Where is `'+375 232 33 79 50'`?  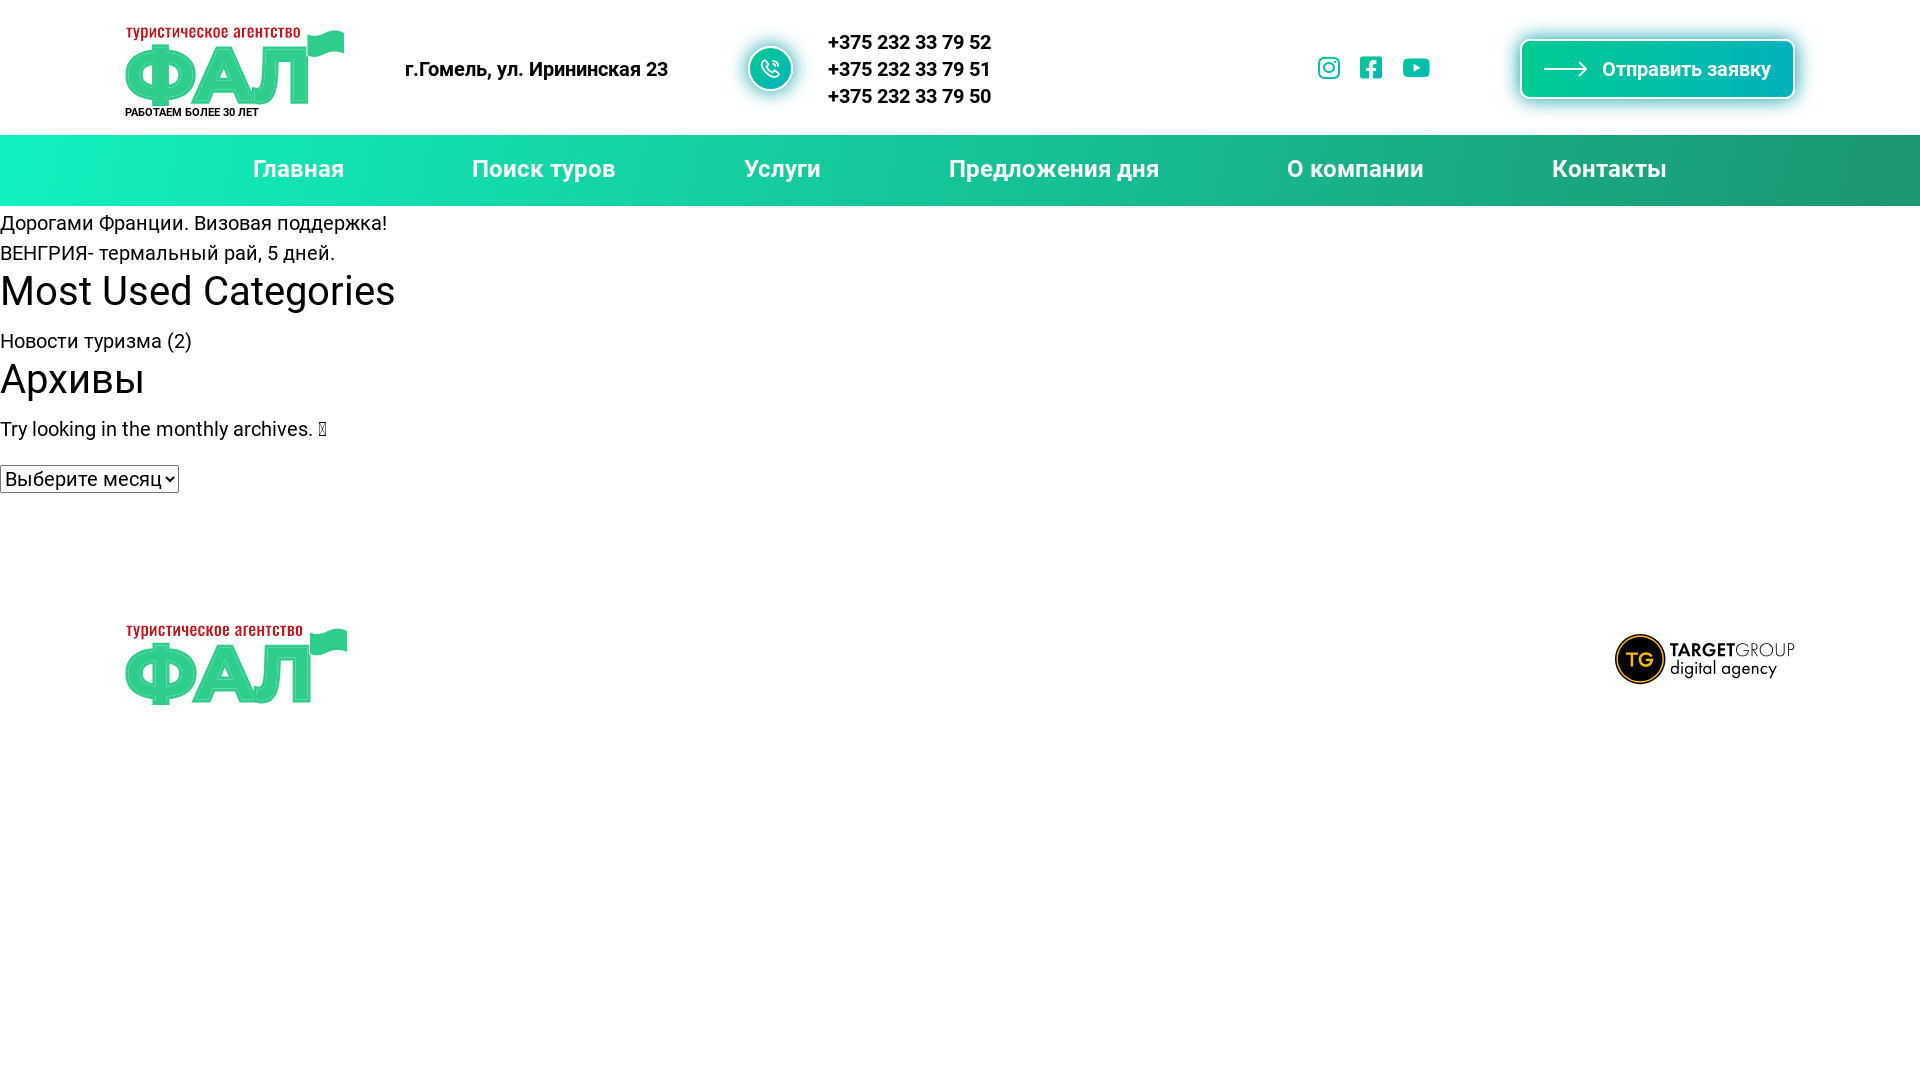 '+375 232 33 79 50' is located at coordinates (908, 96).